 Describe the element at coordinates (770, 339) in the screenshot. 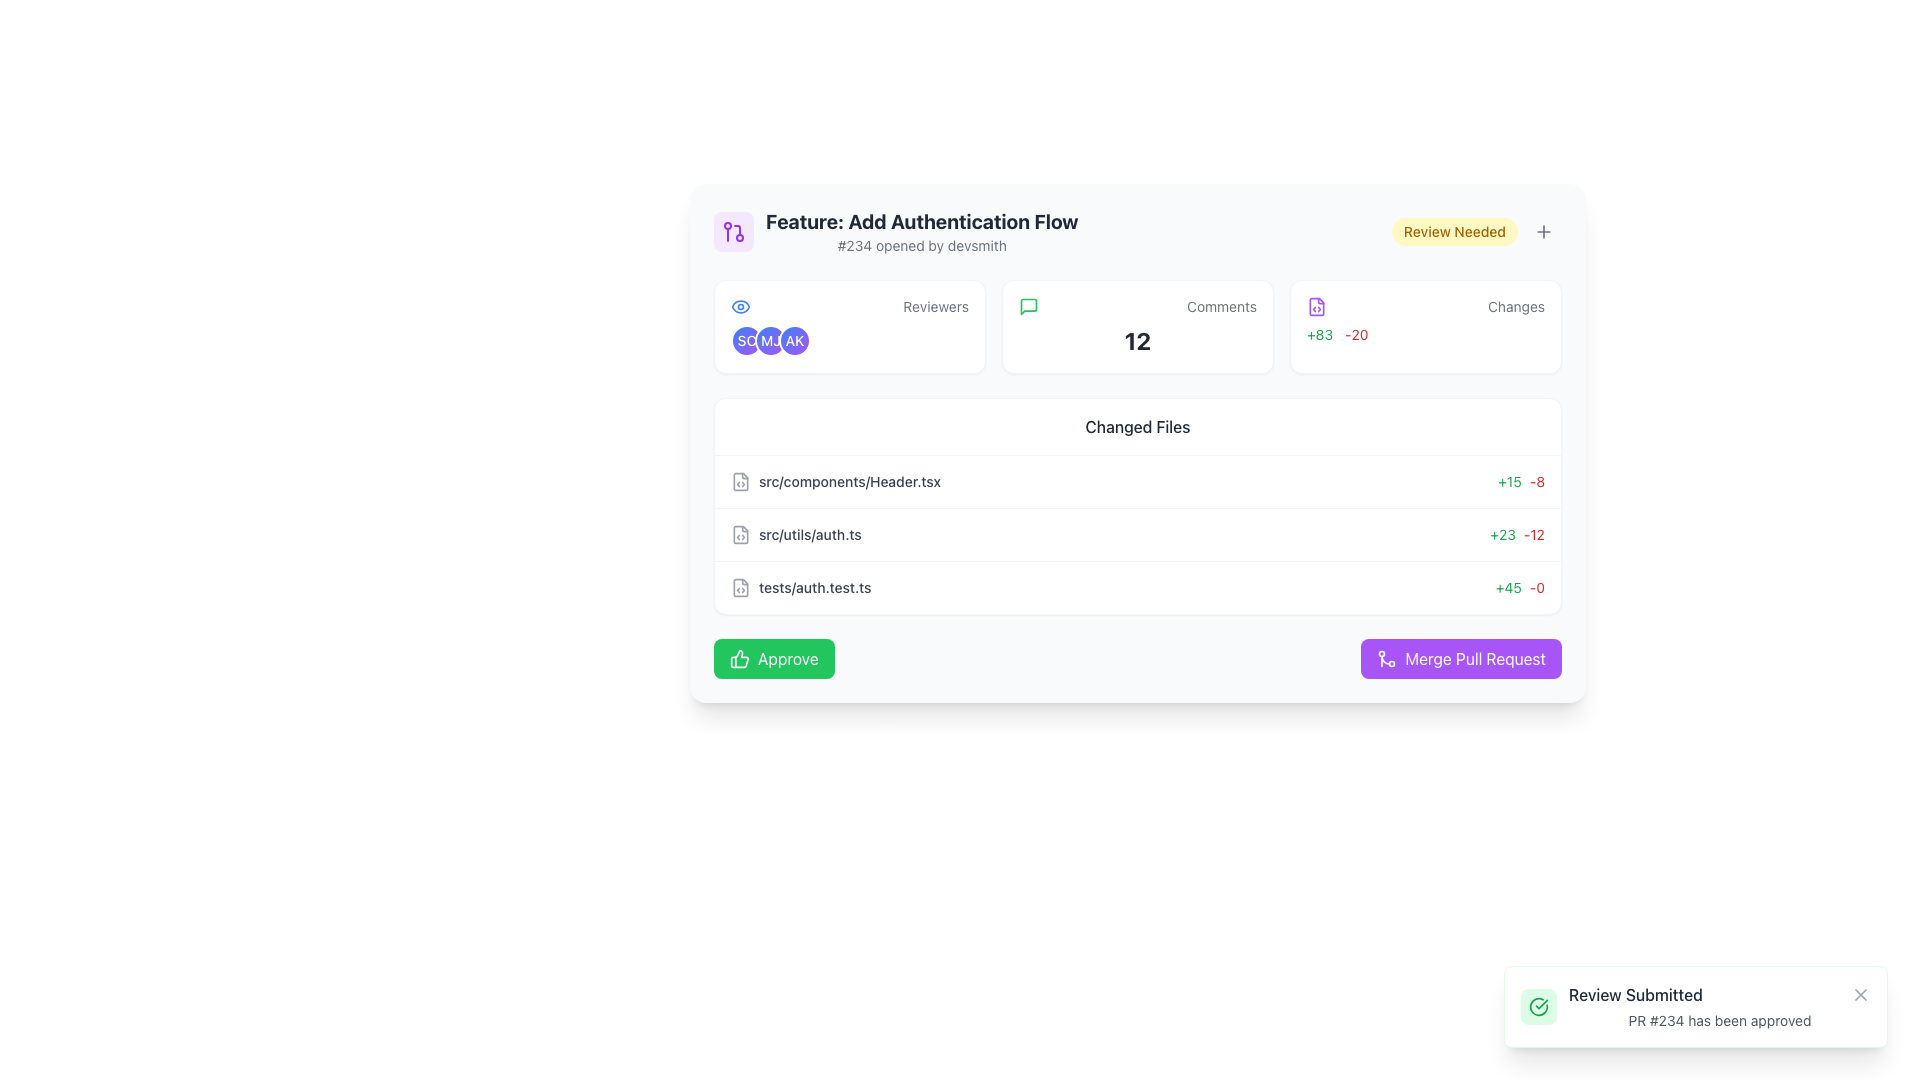

I see `the second avatar badge, positioned between the badges labeled 'SC' and 'AK'` at that location.